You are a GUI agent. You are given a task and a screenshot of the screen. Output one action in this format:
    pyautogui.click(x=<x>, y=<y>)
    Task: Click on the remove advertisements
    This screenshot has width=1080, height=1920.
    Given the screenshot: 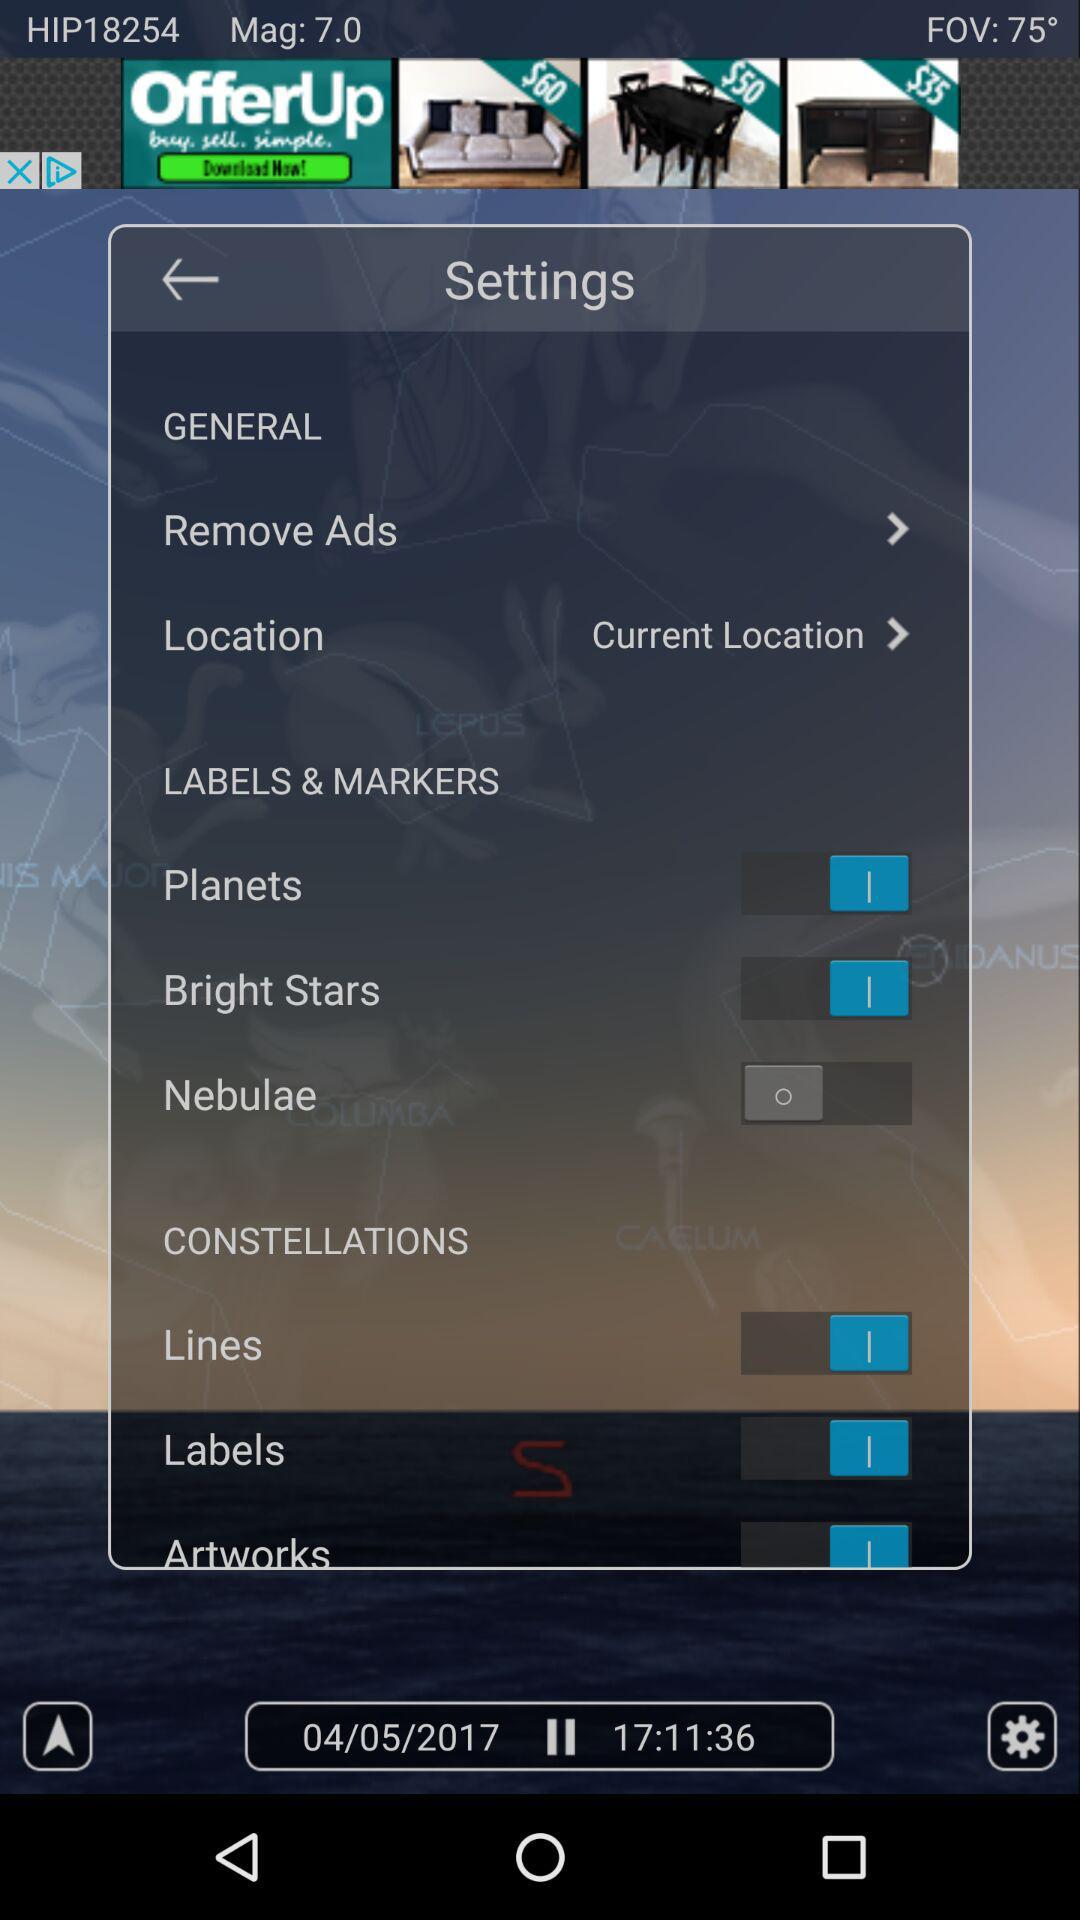 What is the action you would take?
    pyautogui.click(x=540, y=528)
    